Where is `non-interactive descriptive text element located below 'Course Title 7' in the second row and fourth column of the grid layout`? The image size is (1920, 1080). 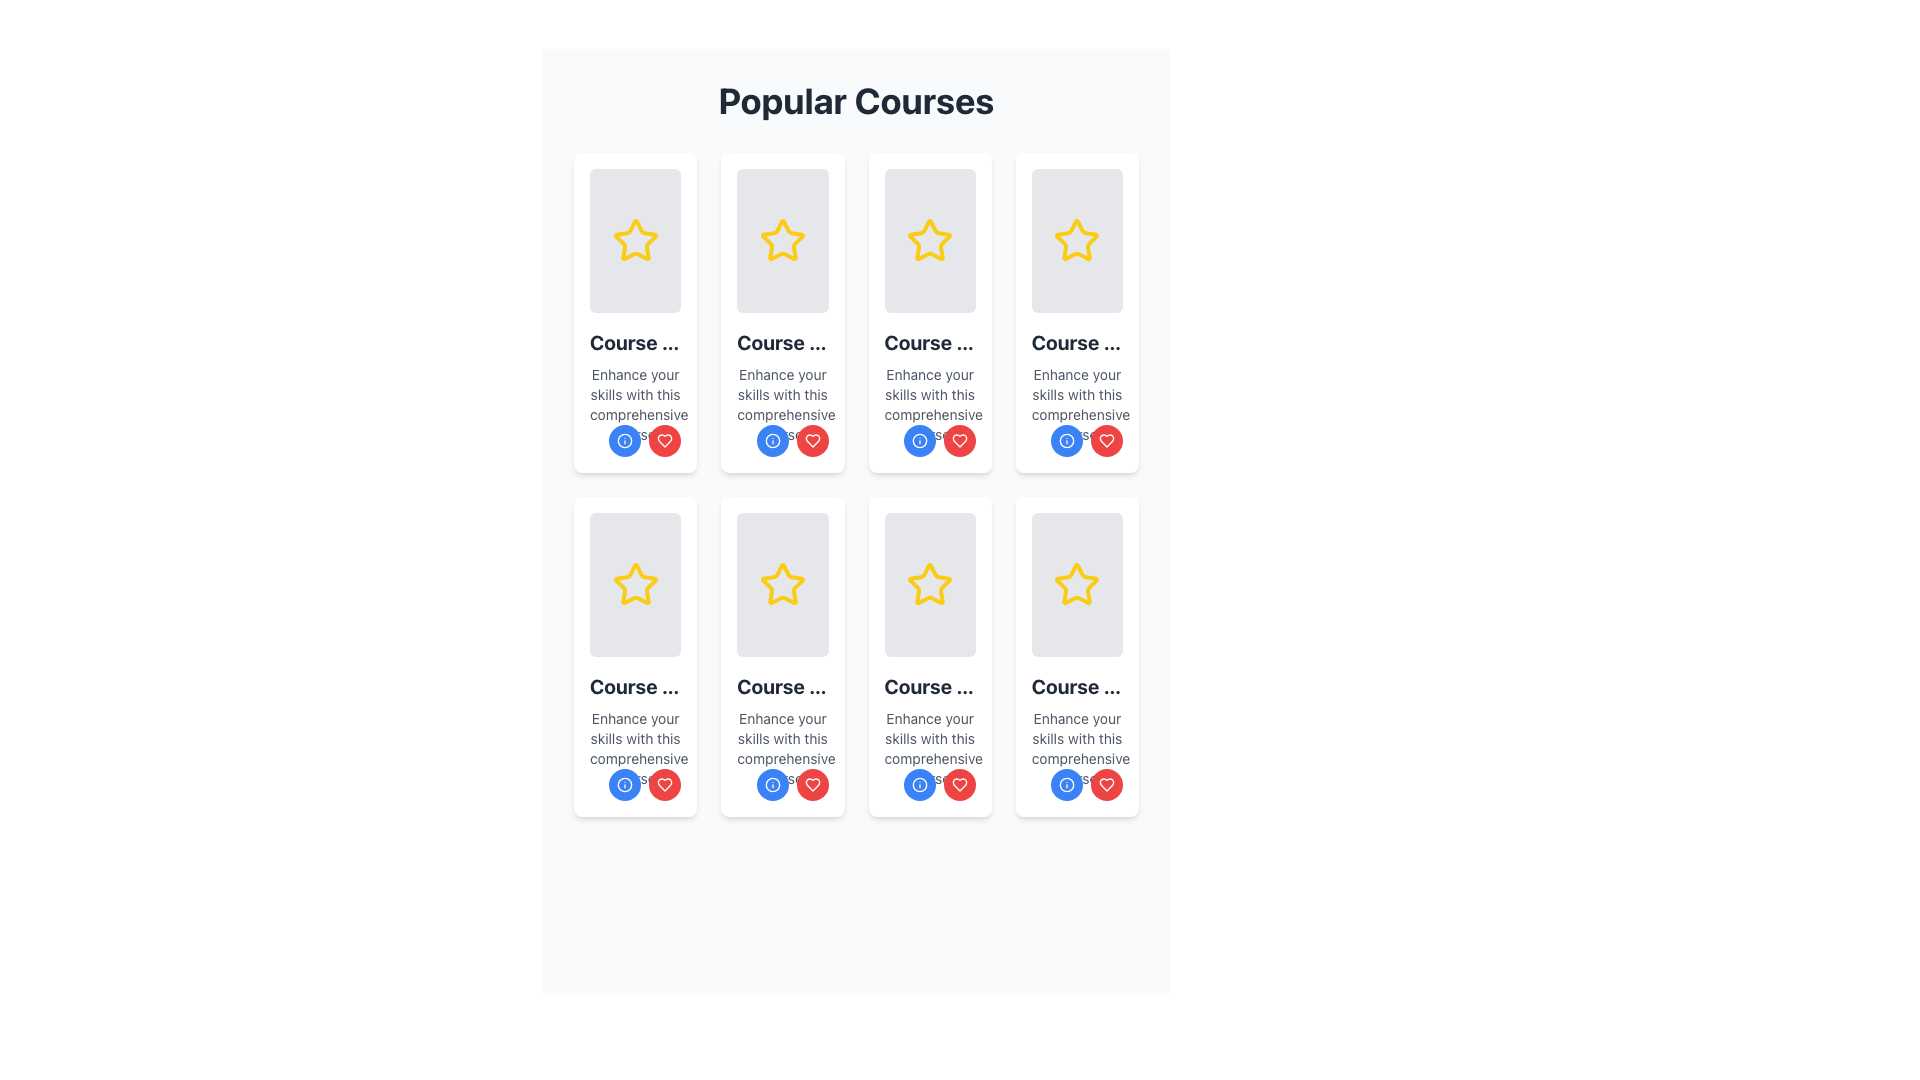
non-interactive descriptive text element located below 'Course Title 7' in the second row and fourth column of the grid layout is located at coordinates (929, 748).